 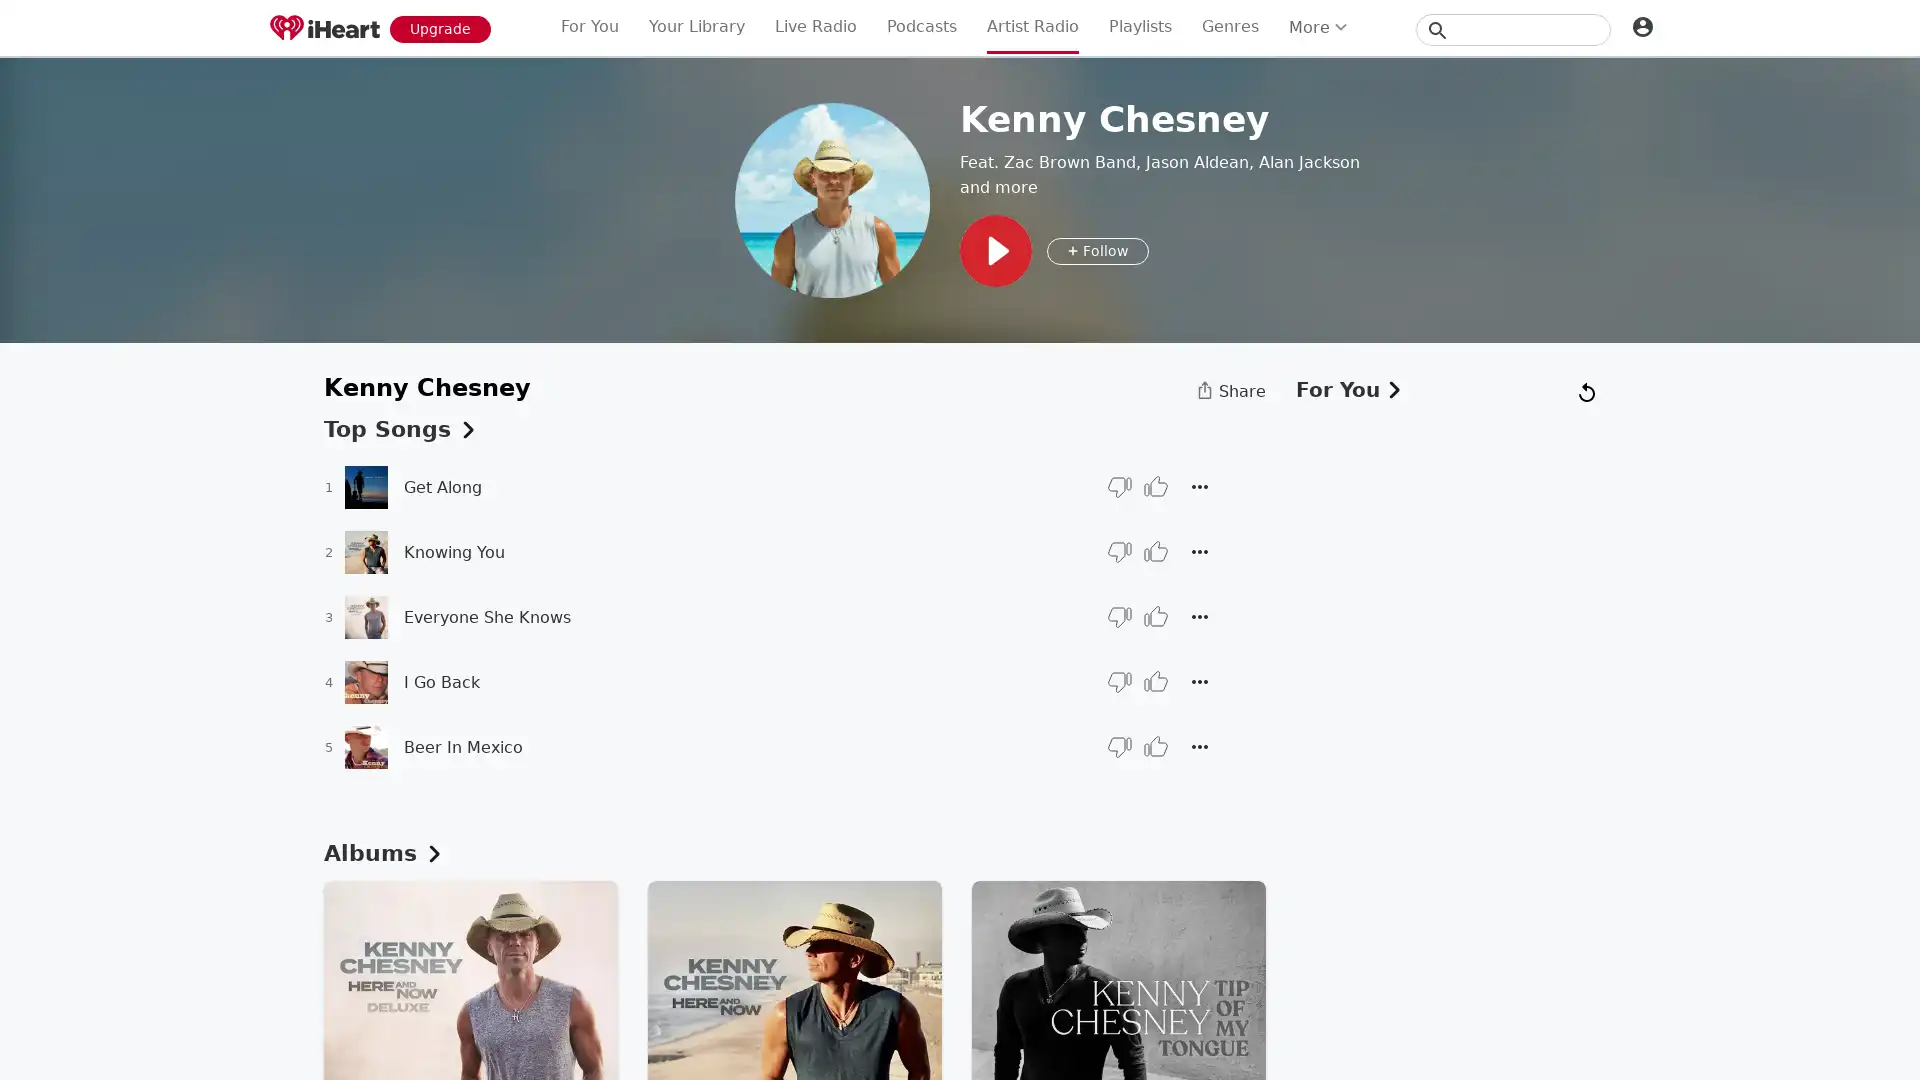 What do you see at coordinates (1751, 1040) in the screenshot?
I see `Thumb Down` at bounding box center [1751, 1040].